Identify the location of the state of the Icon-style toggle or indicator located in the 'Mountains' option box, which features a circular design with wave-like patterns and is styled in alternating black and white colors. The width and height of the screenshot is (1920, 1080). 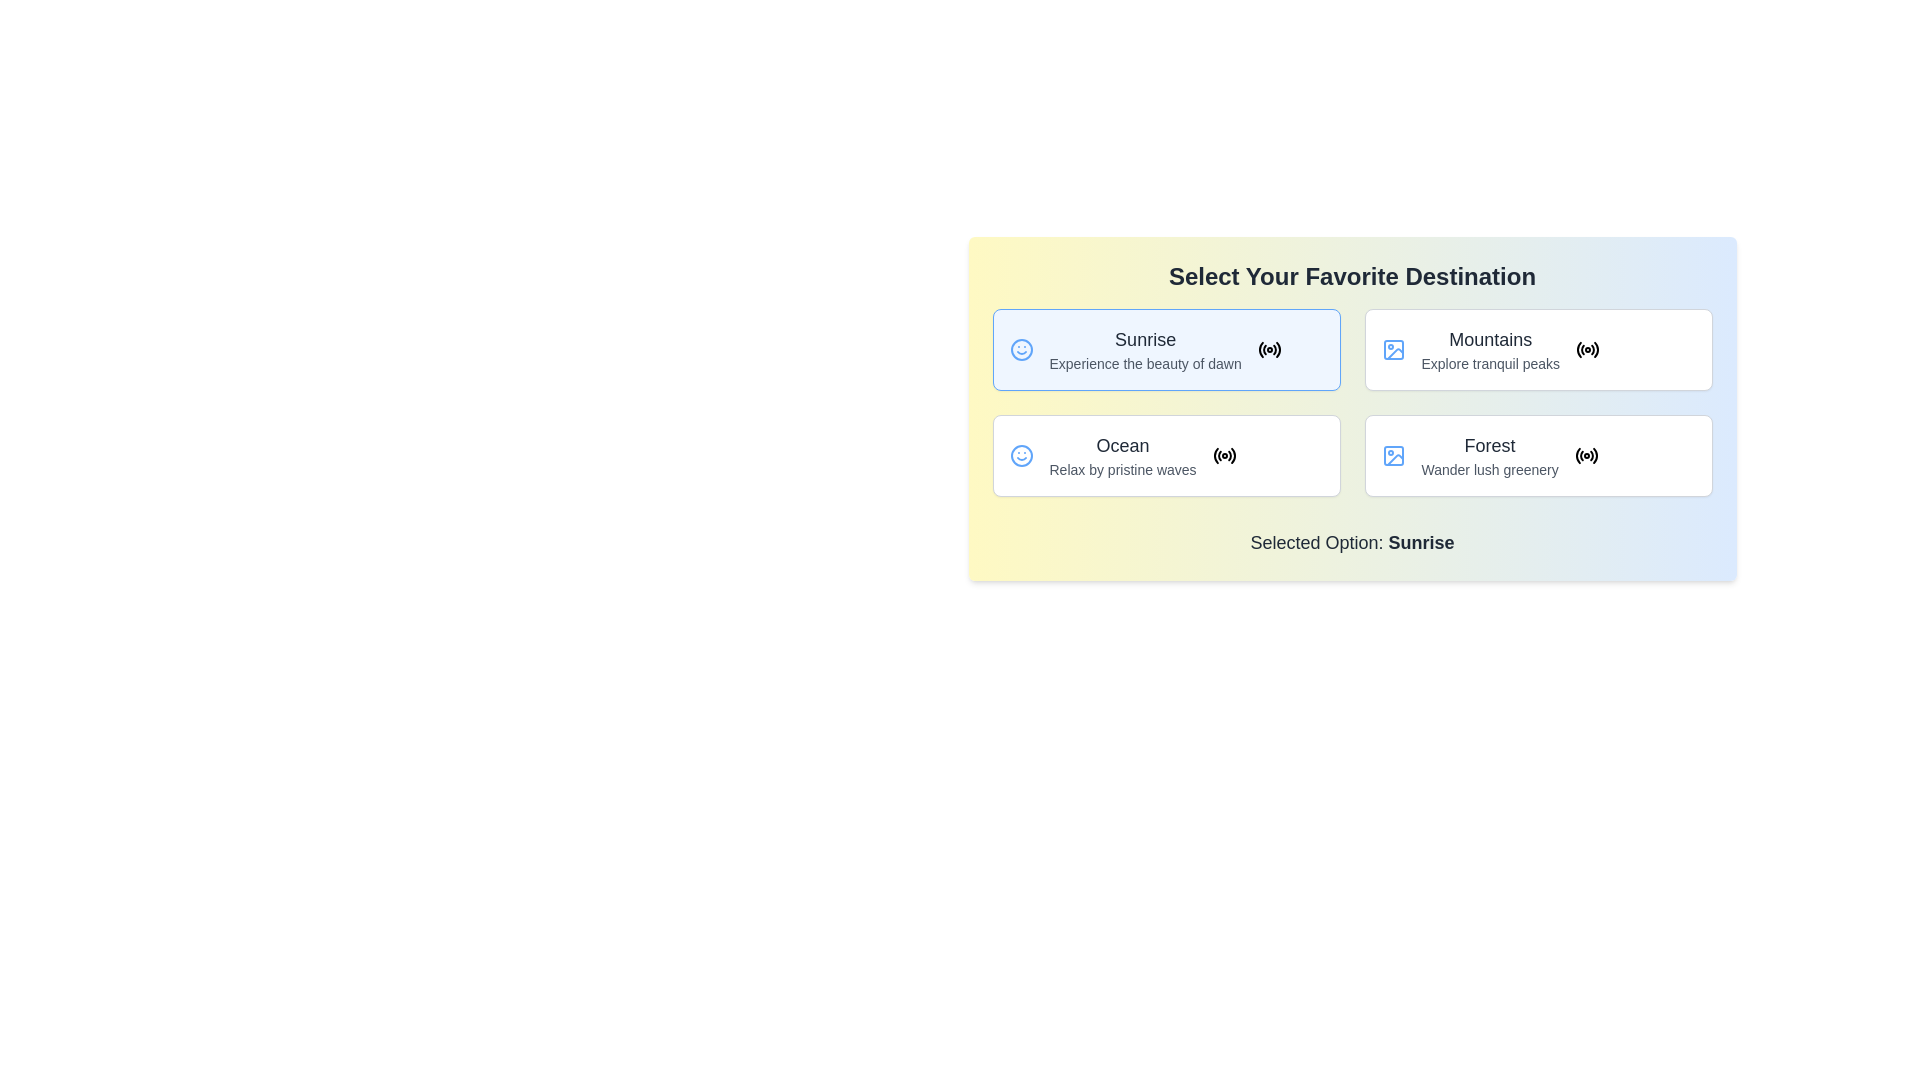
(1587, 349).